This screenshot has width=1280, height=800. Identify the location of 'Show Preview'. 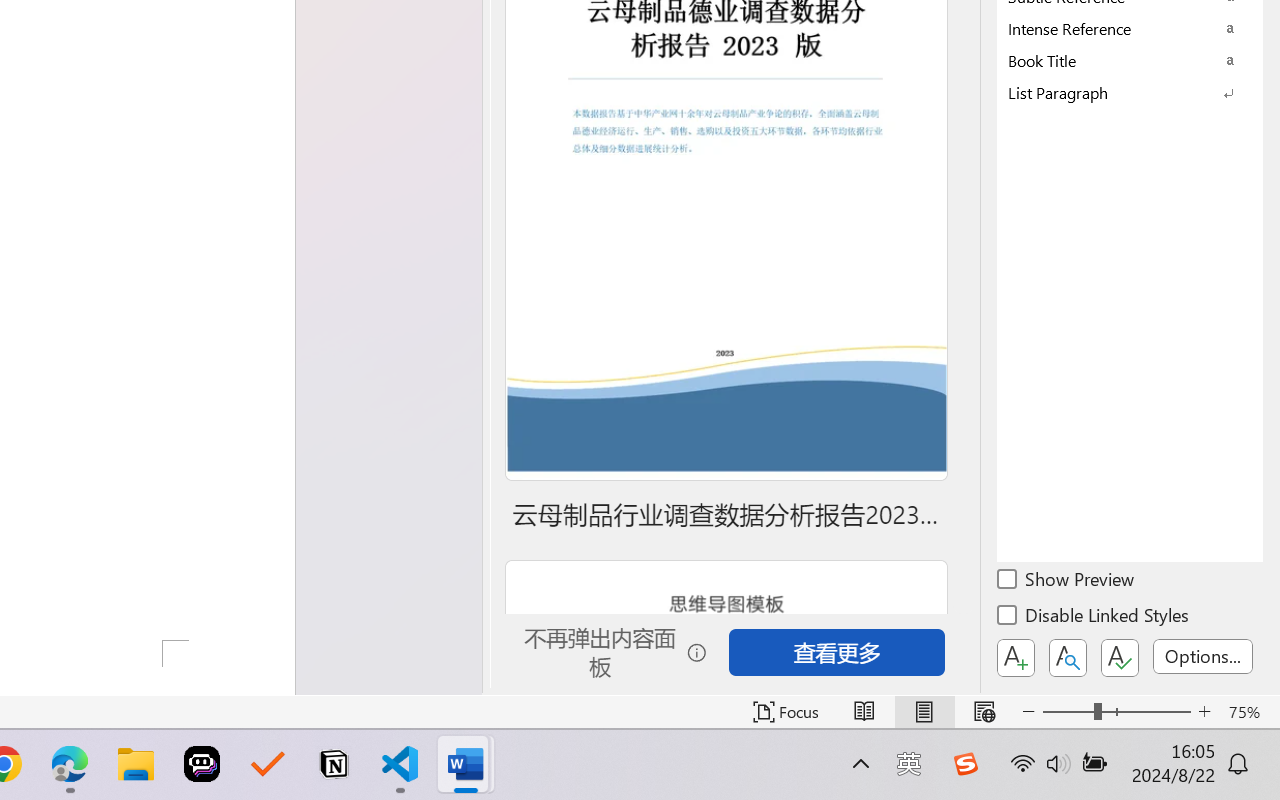
(1066, 581).